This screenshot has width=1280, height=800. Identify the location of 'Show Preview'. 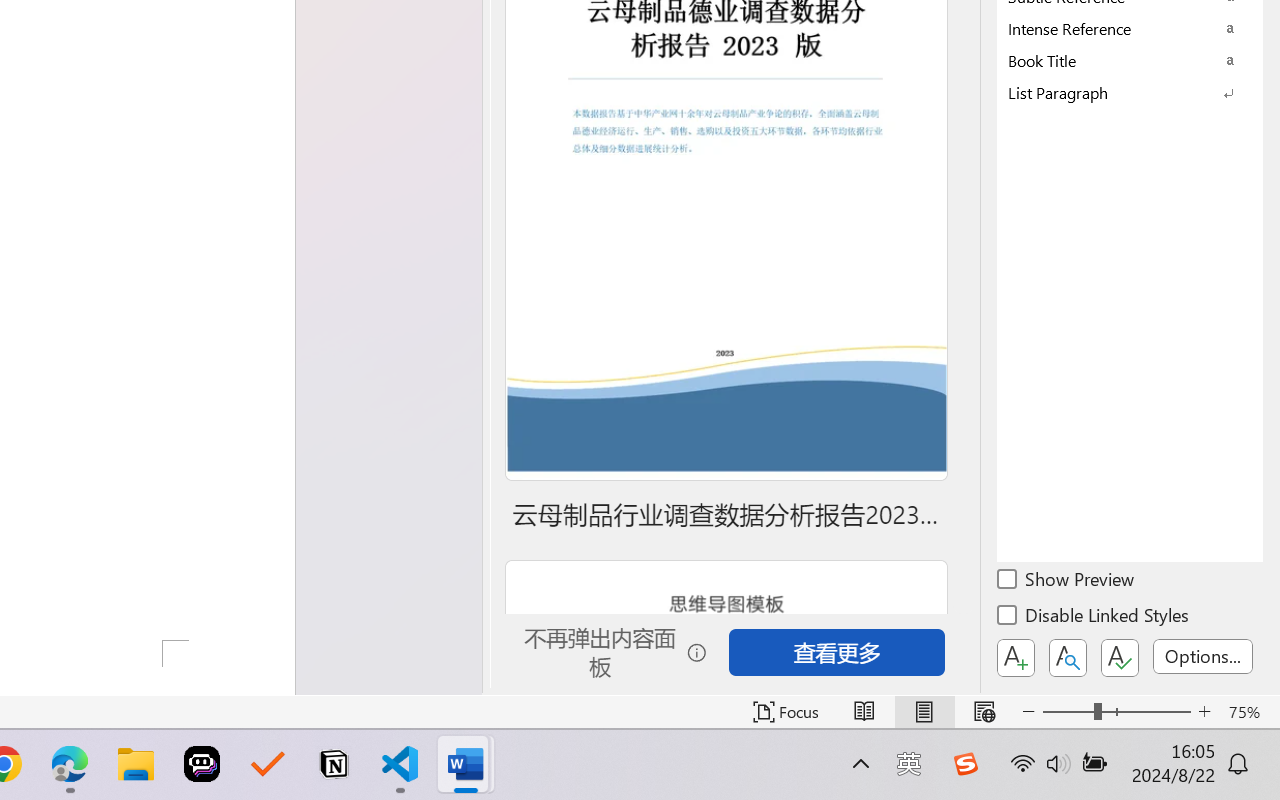
(1066, 581).